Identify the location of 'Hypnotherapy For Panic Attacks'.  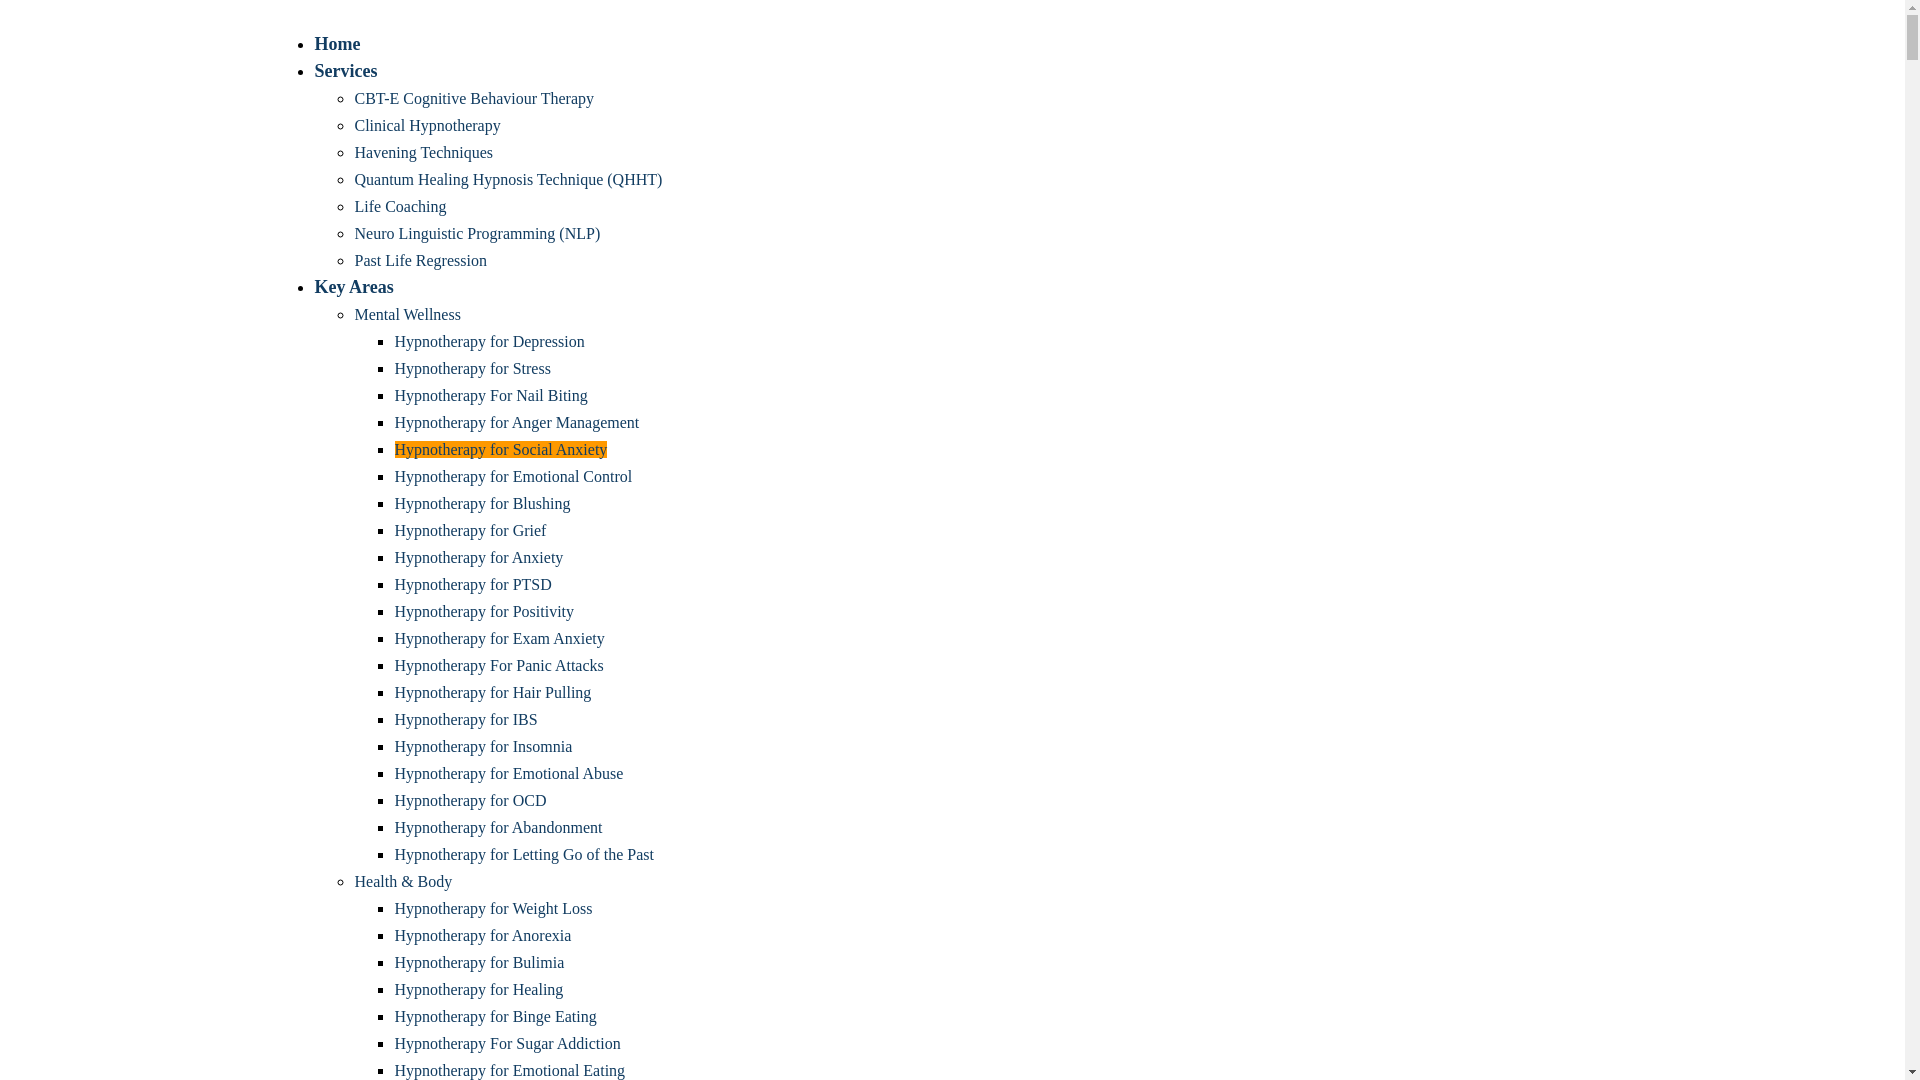
(498, 665).